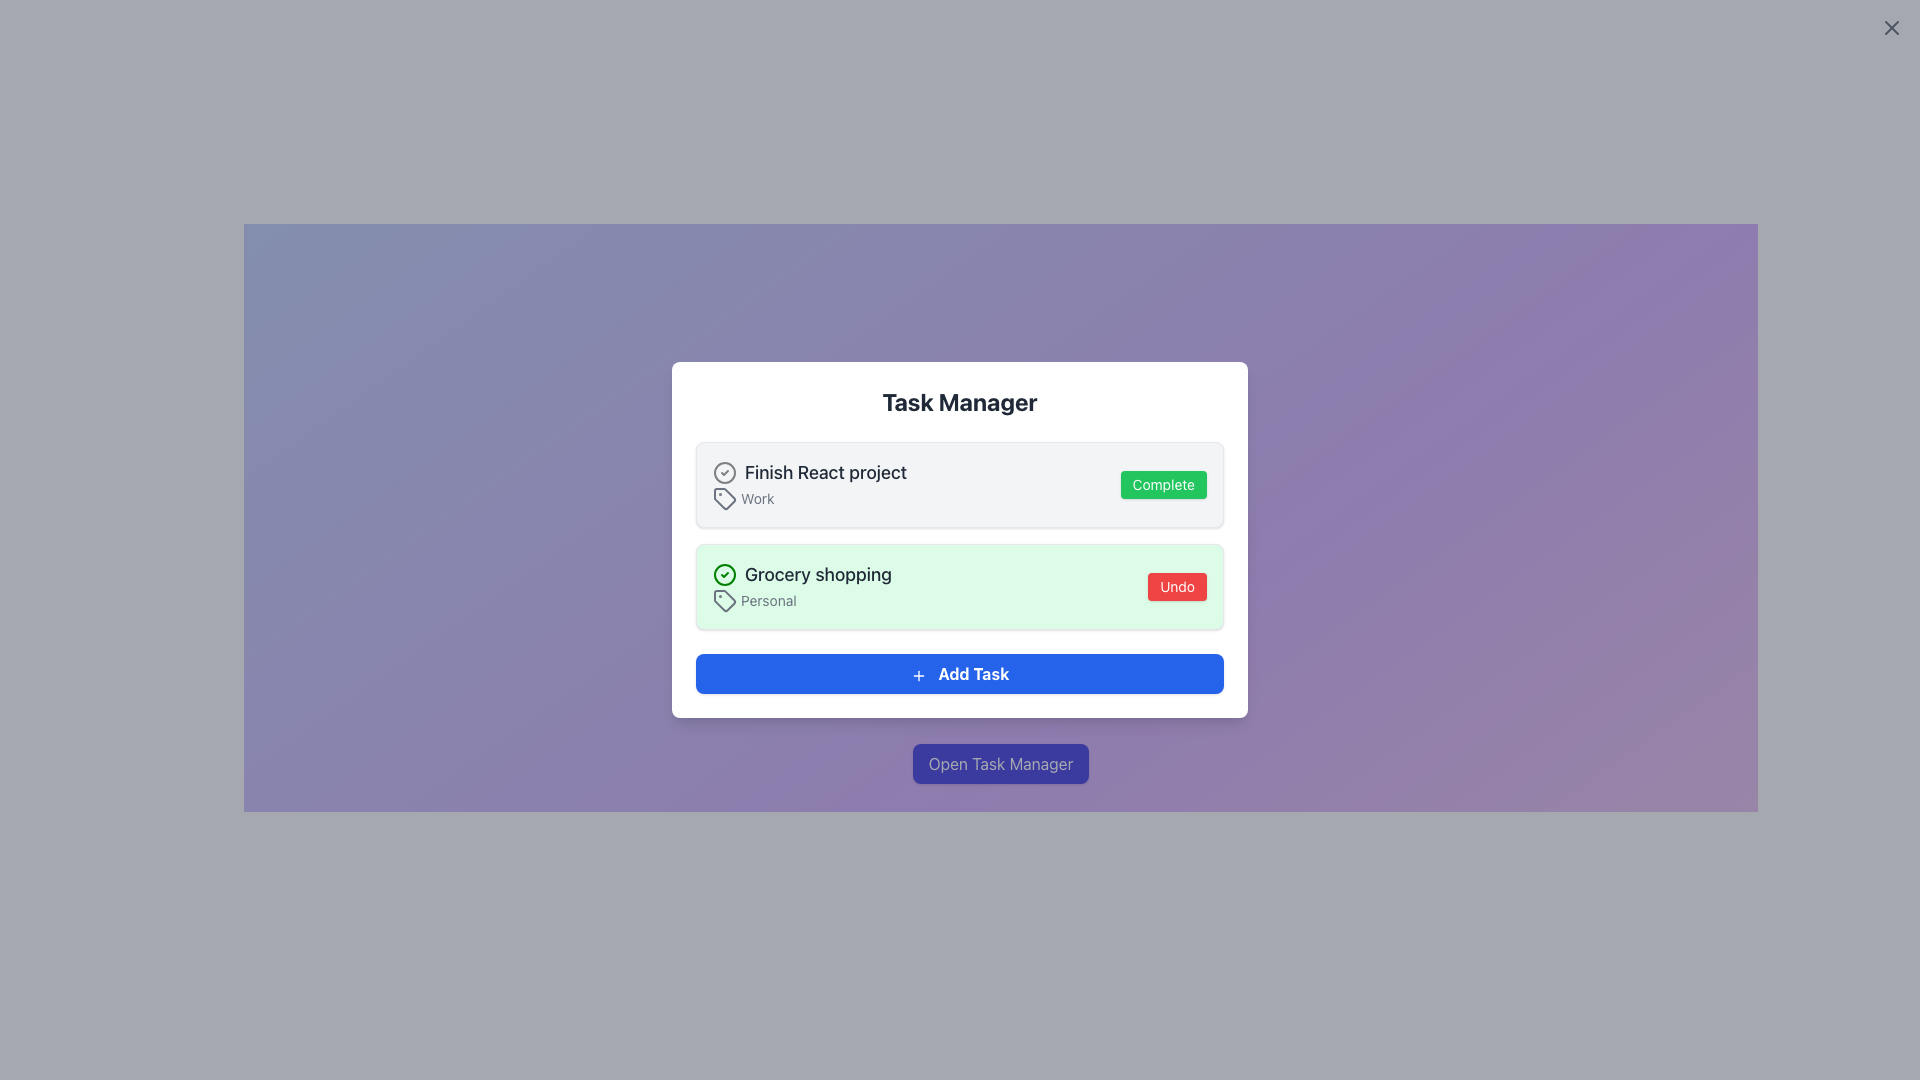 This screenshot has height=1080, width=1920. Describe the element at coordinates (723, 600) in the screenshot. I see `the SVG icon located to the left of the 'Personal' label in the green highlighted area of the 'Grocery shopping' task item` at that location.